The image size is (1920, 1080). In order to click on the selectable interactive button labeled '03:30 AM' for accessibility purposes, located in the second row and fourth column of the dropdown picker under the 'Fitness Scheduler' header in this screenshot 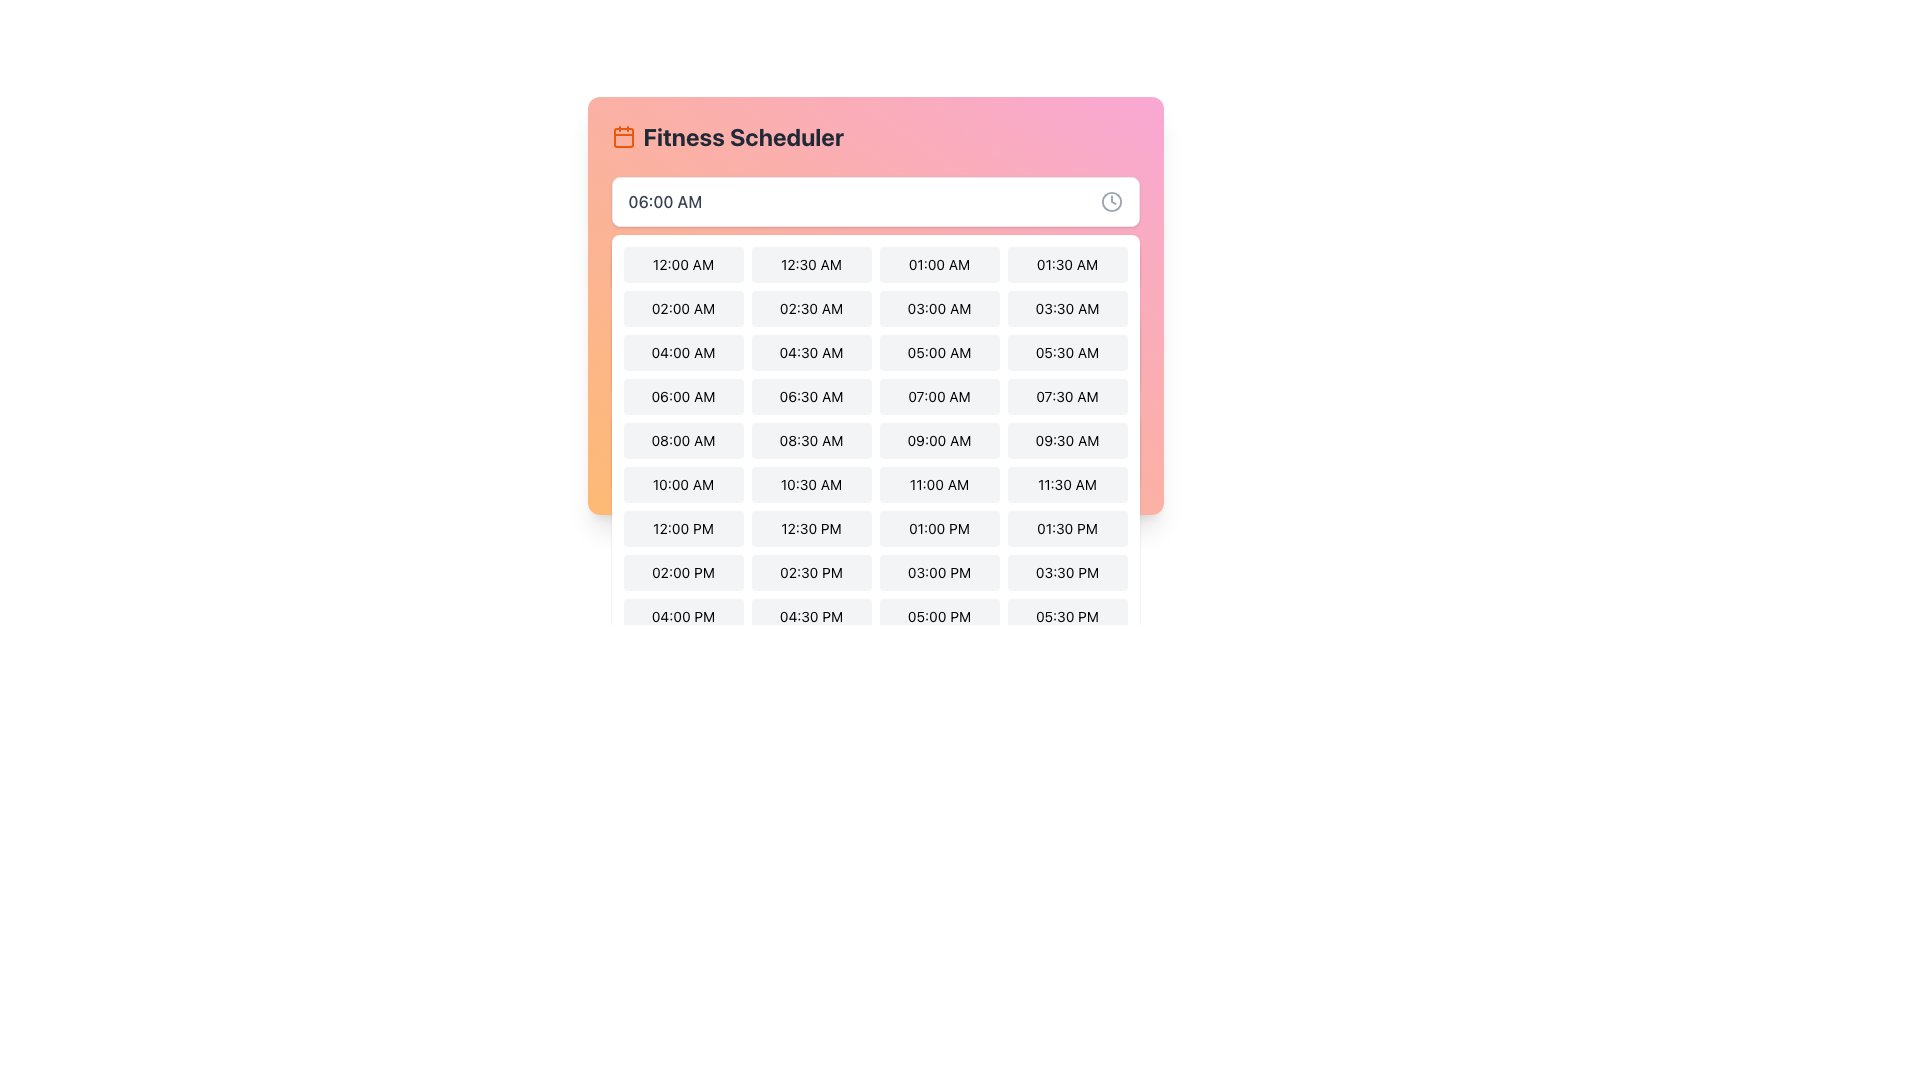, I will do `click(1066, 308)`.